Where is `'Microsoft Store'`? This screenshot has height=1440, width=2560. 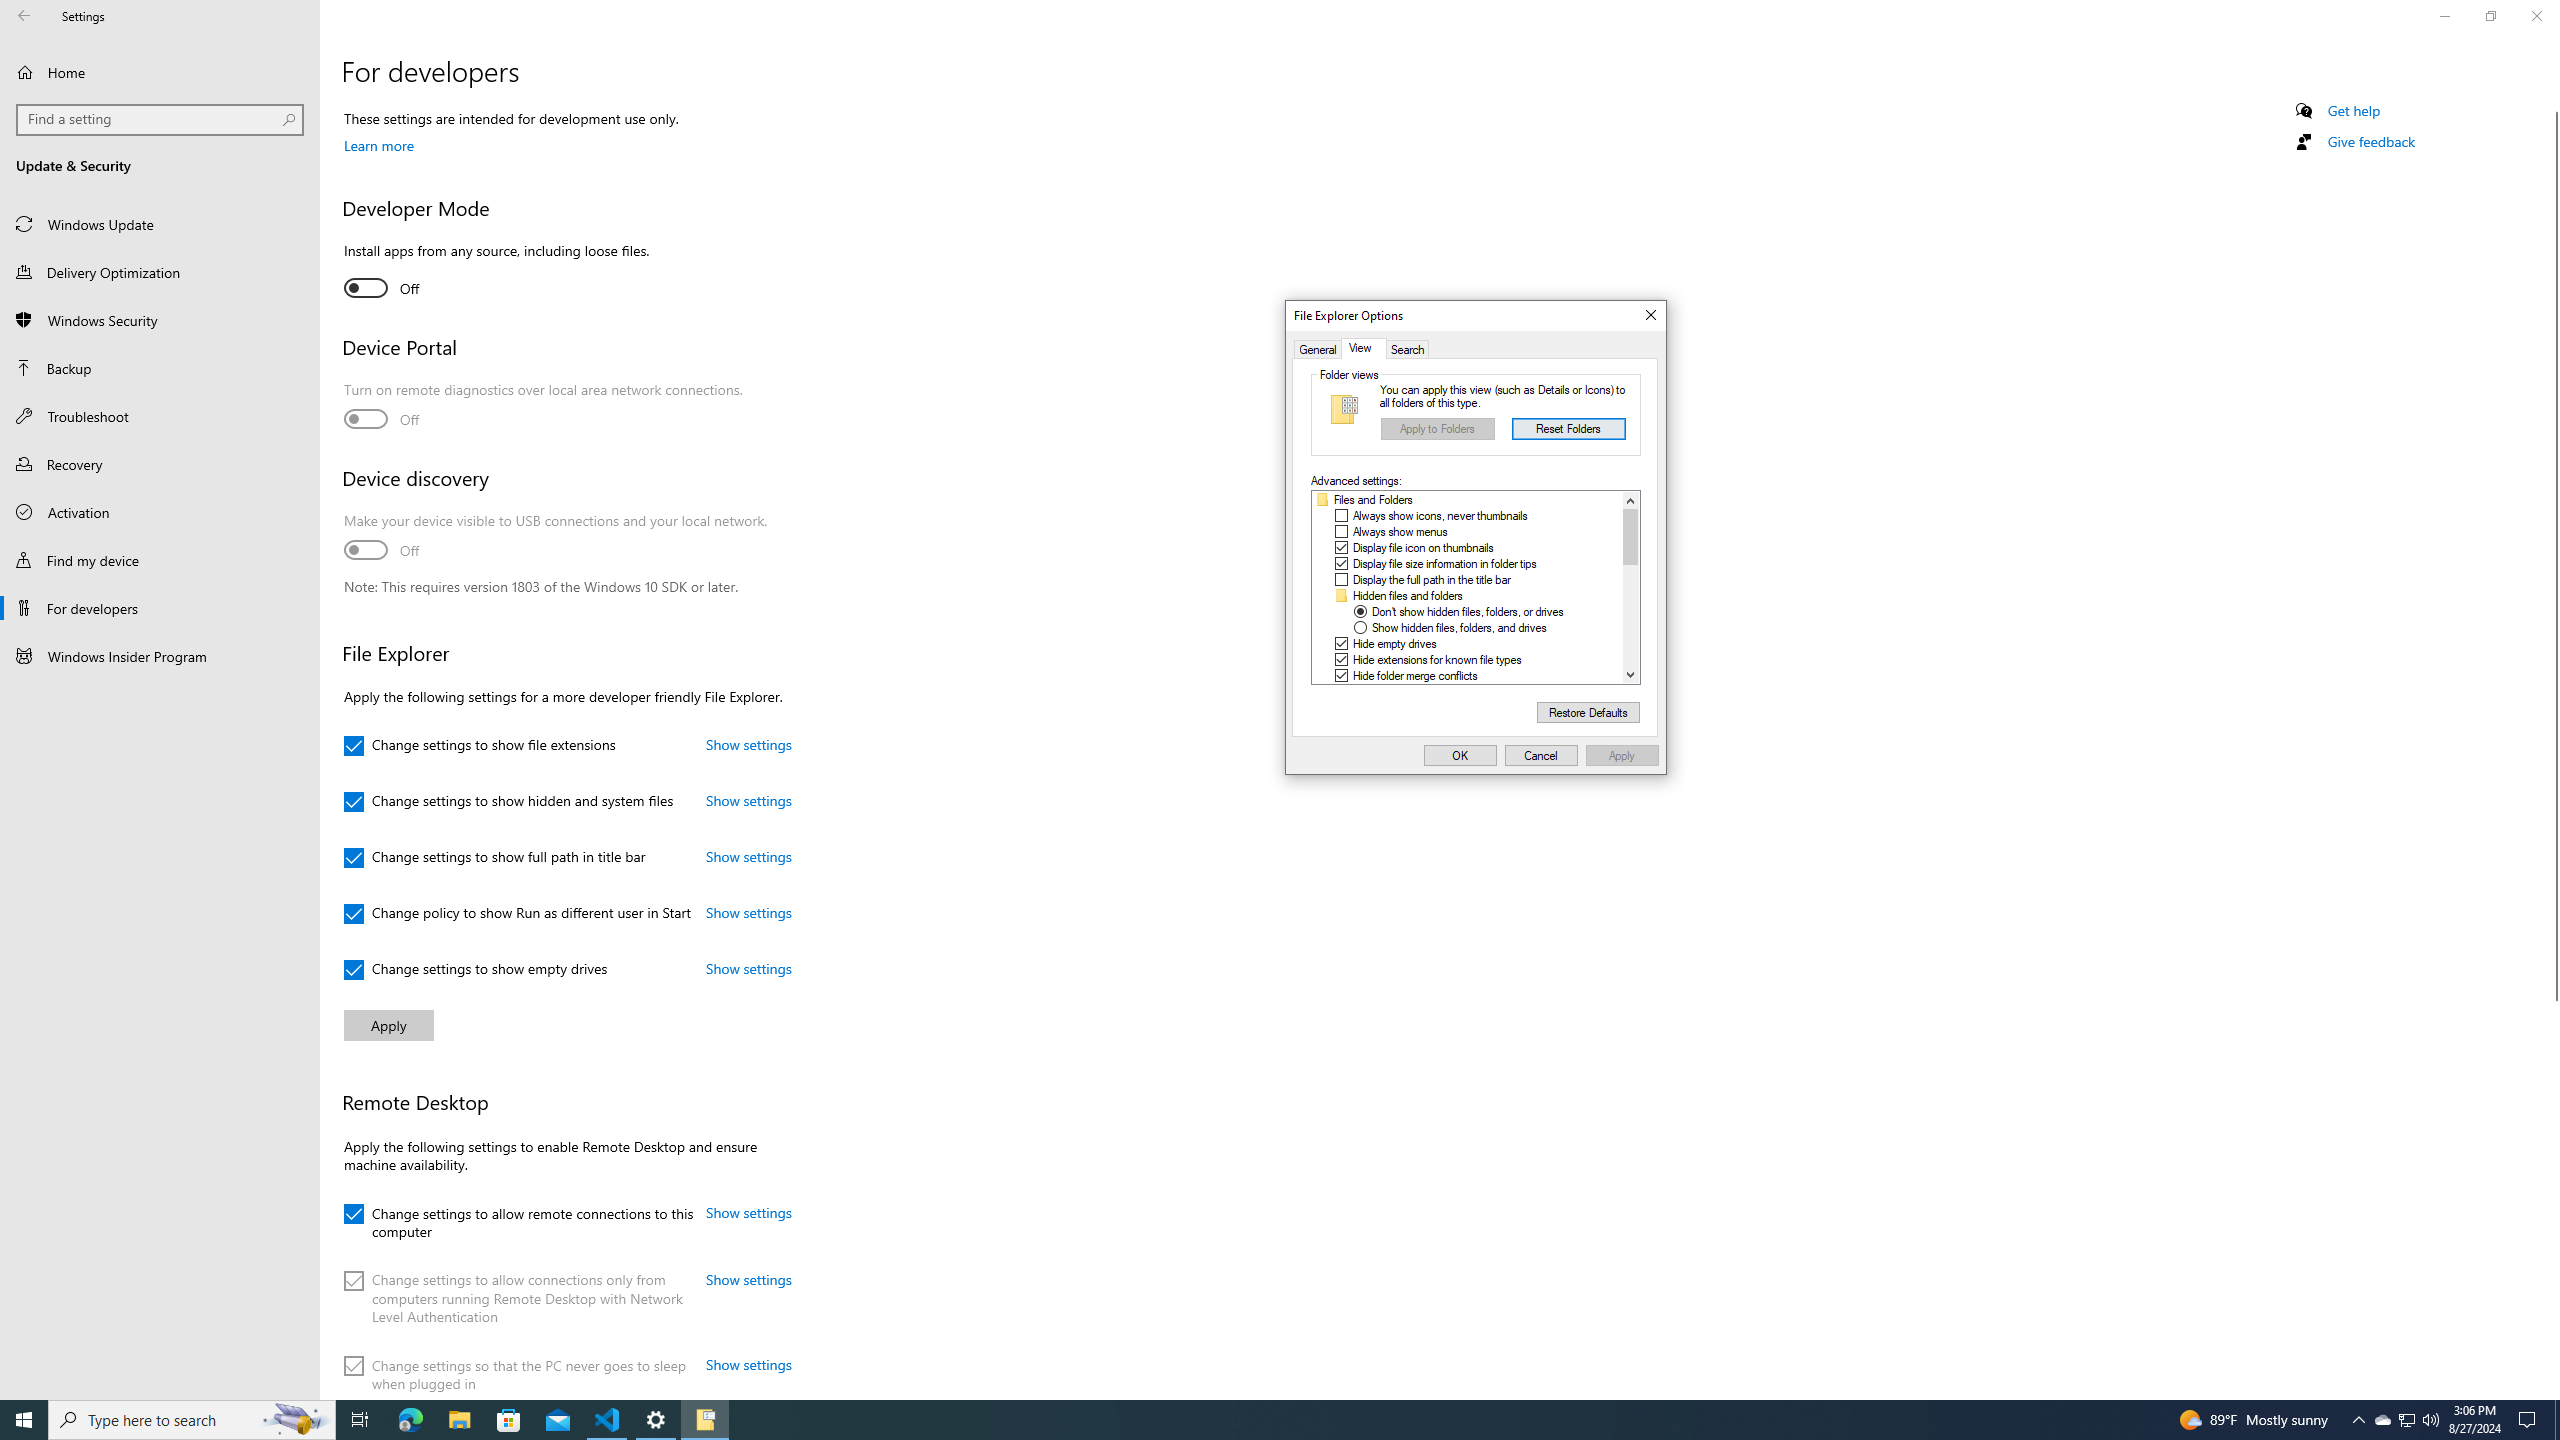 'Microsoft Store' is located at coordinates (509, 1418).